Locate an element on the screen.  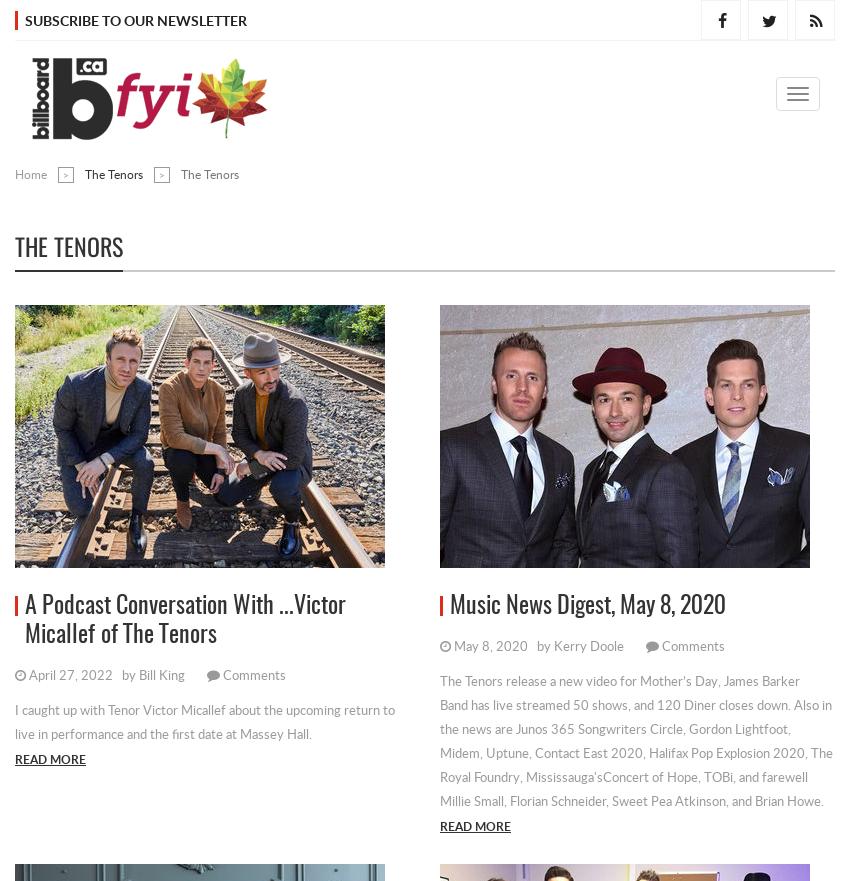
'Music News Digest, May 8, 2020' is located at coordinates (588, 607).